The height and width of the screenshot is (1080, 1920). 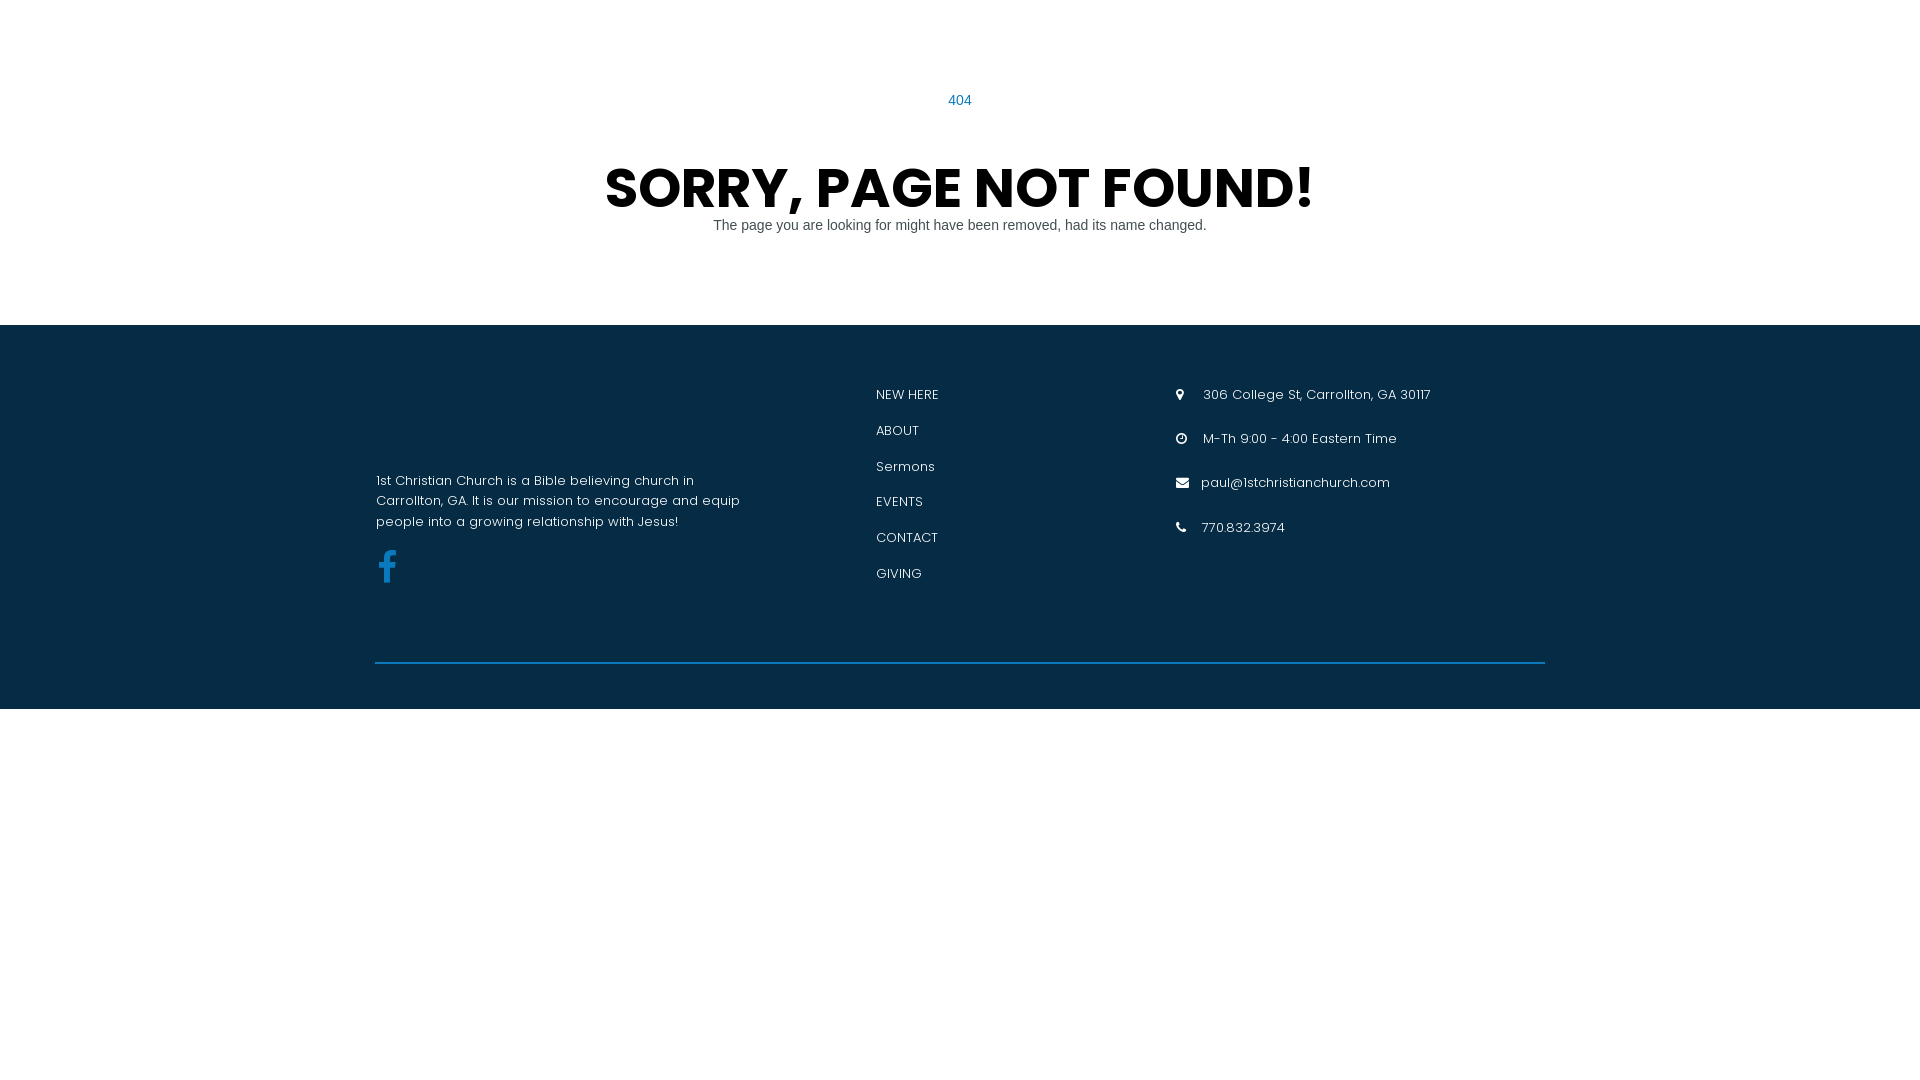 What do you see at coordinates (898, 500) in the screenshot?
I see `'EVENTS'` at bounding box center [898, 500].